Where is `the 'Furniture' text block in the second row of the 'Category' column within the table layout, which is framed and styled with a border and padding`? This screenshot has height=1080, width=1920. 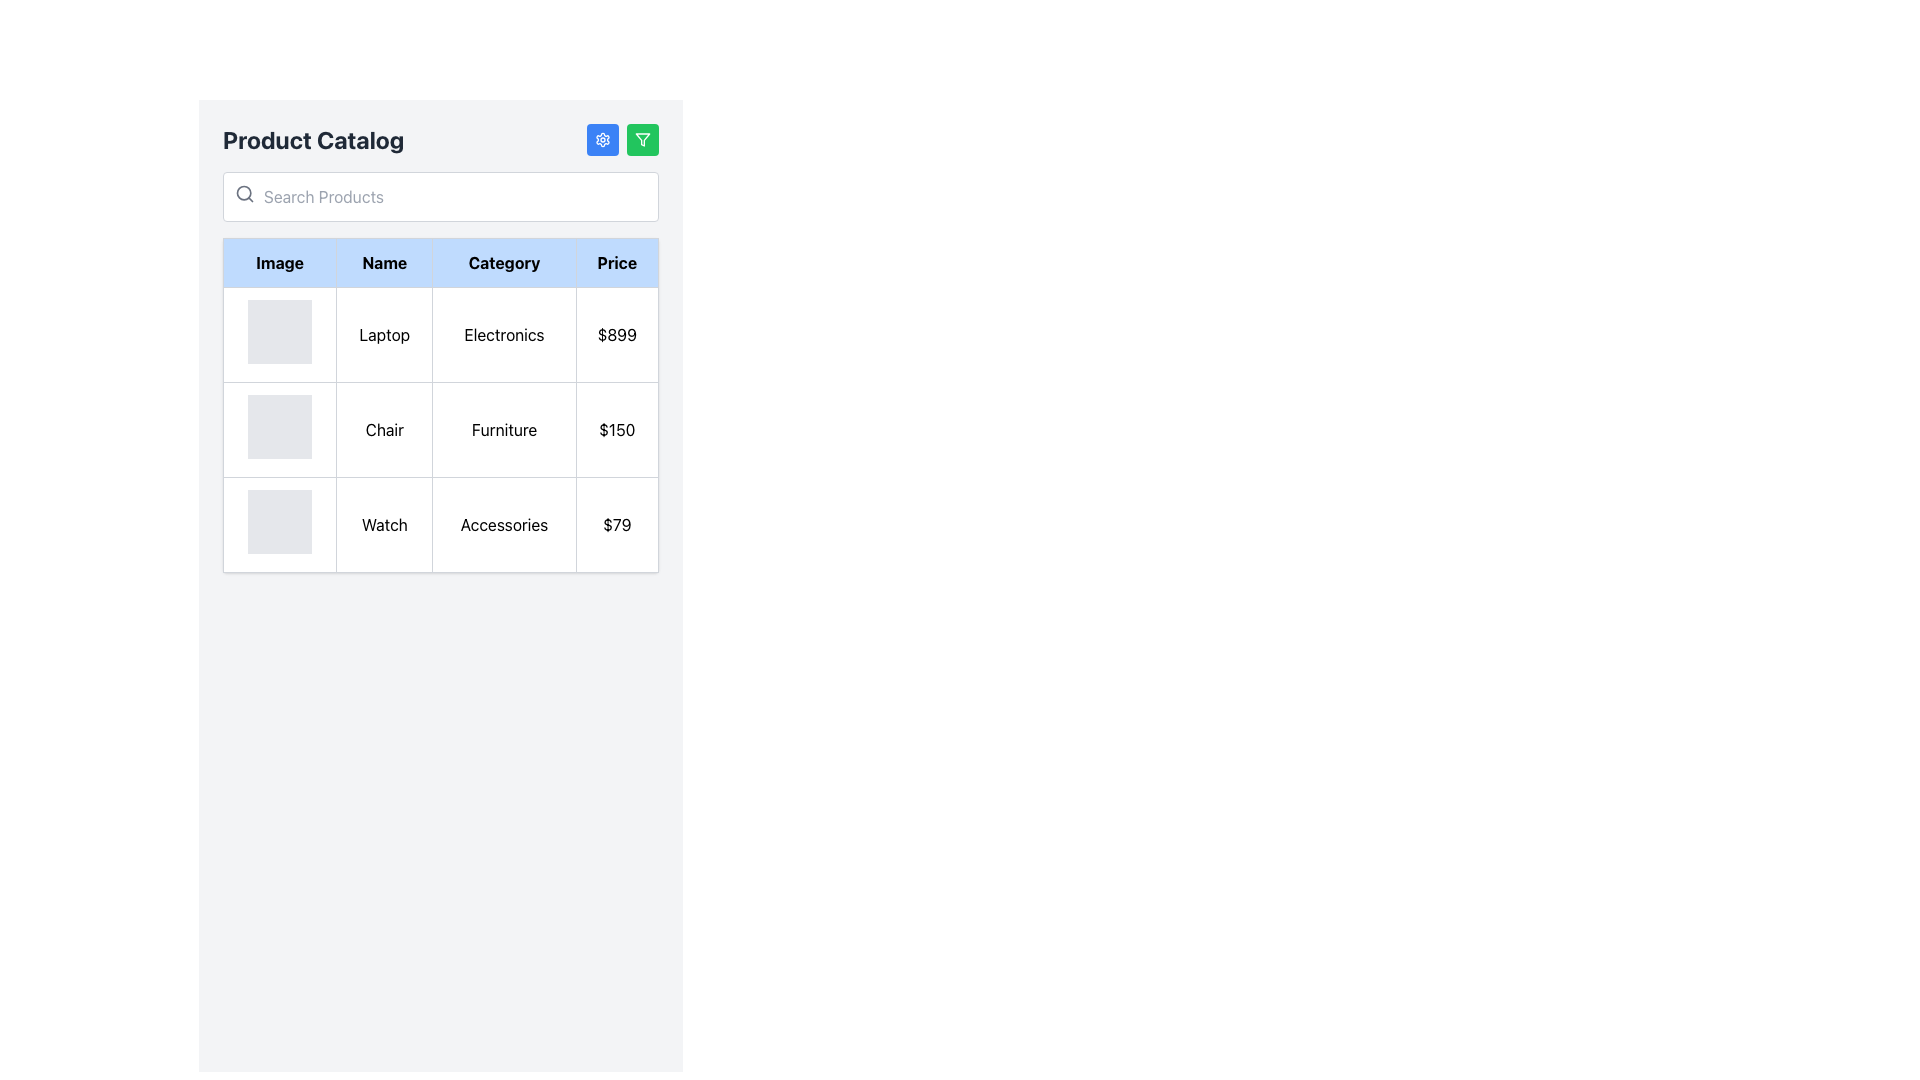 the 'Furniture' text block in the second row of the 'Category' column within the table layout, which is framed and styled with a border and padding is located at coordinates (504, 428).